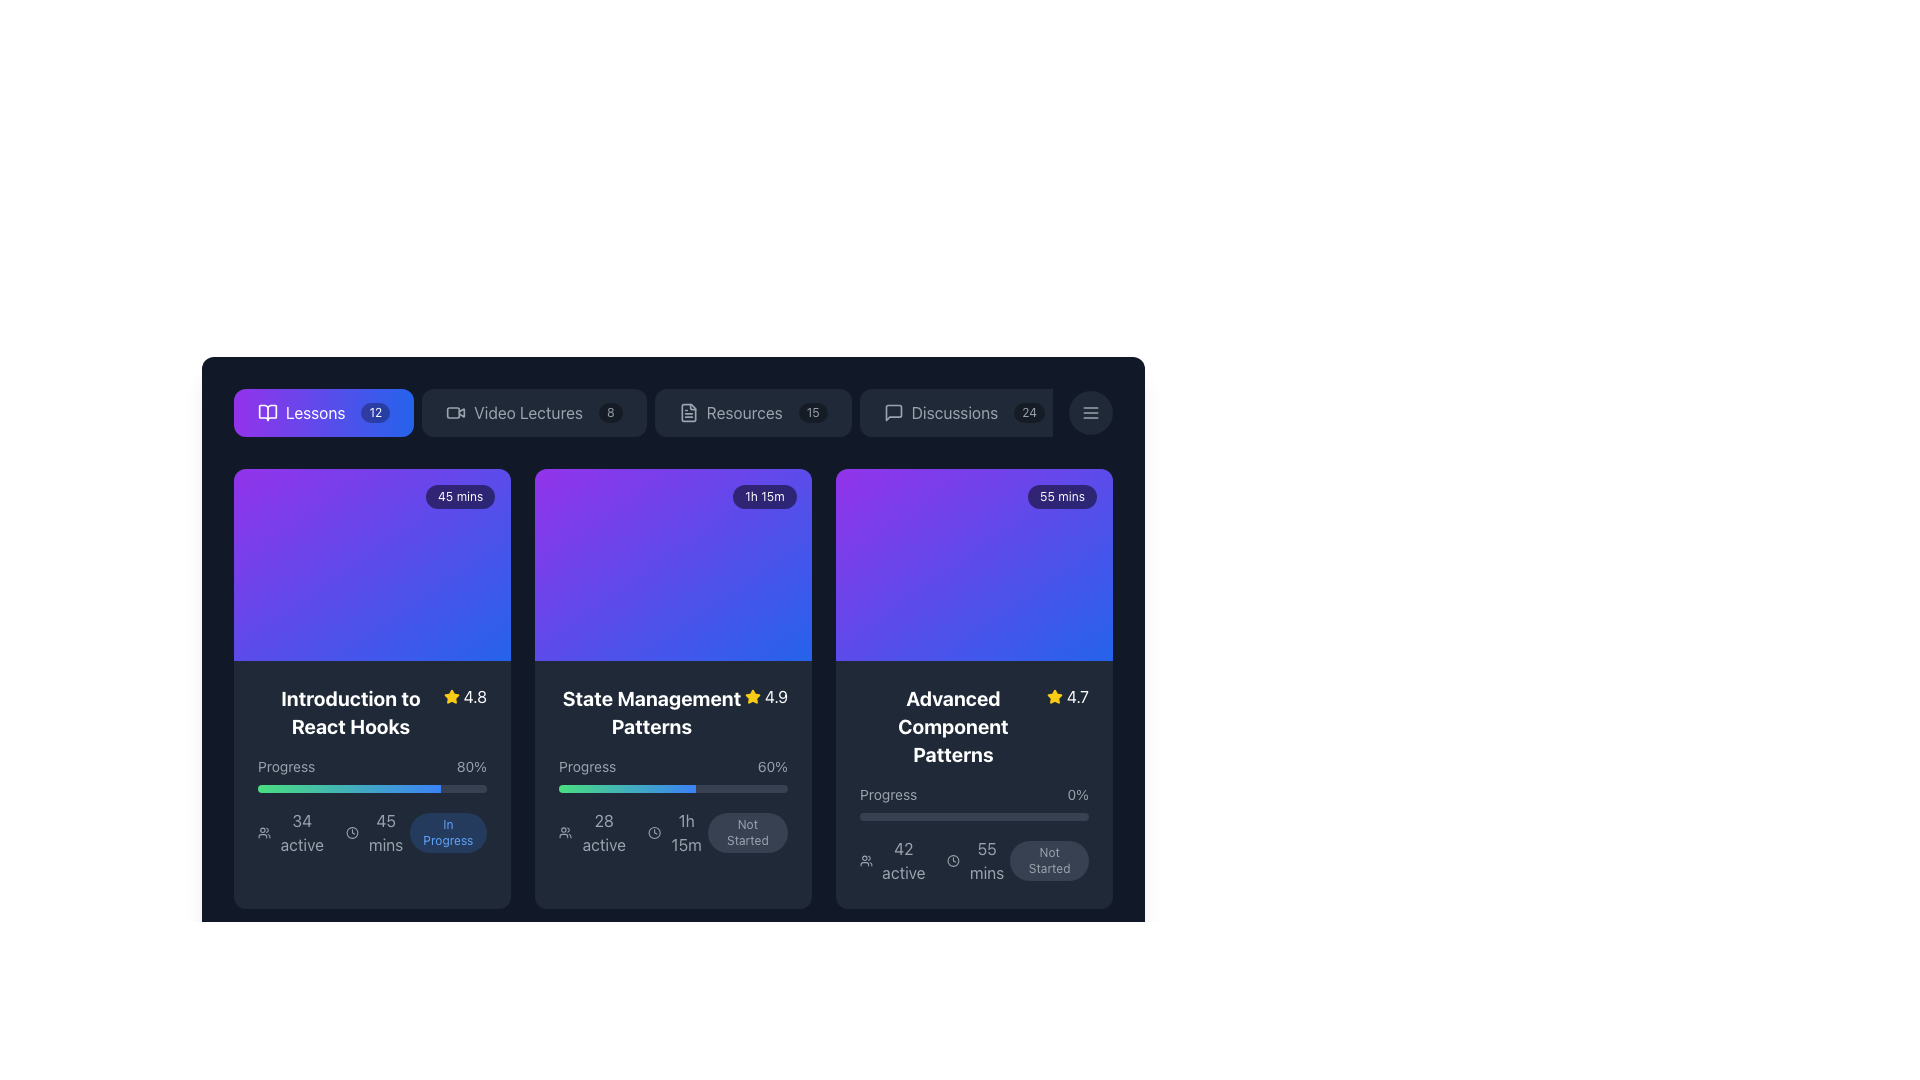 This screenshot has width=1920, height=1080. Describe the element at coordinates (654, 833) in the screenshot. I see `the clock icon representing the duration of the course, which is positioned to the left of the text '1h 15m'` at that location.